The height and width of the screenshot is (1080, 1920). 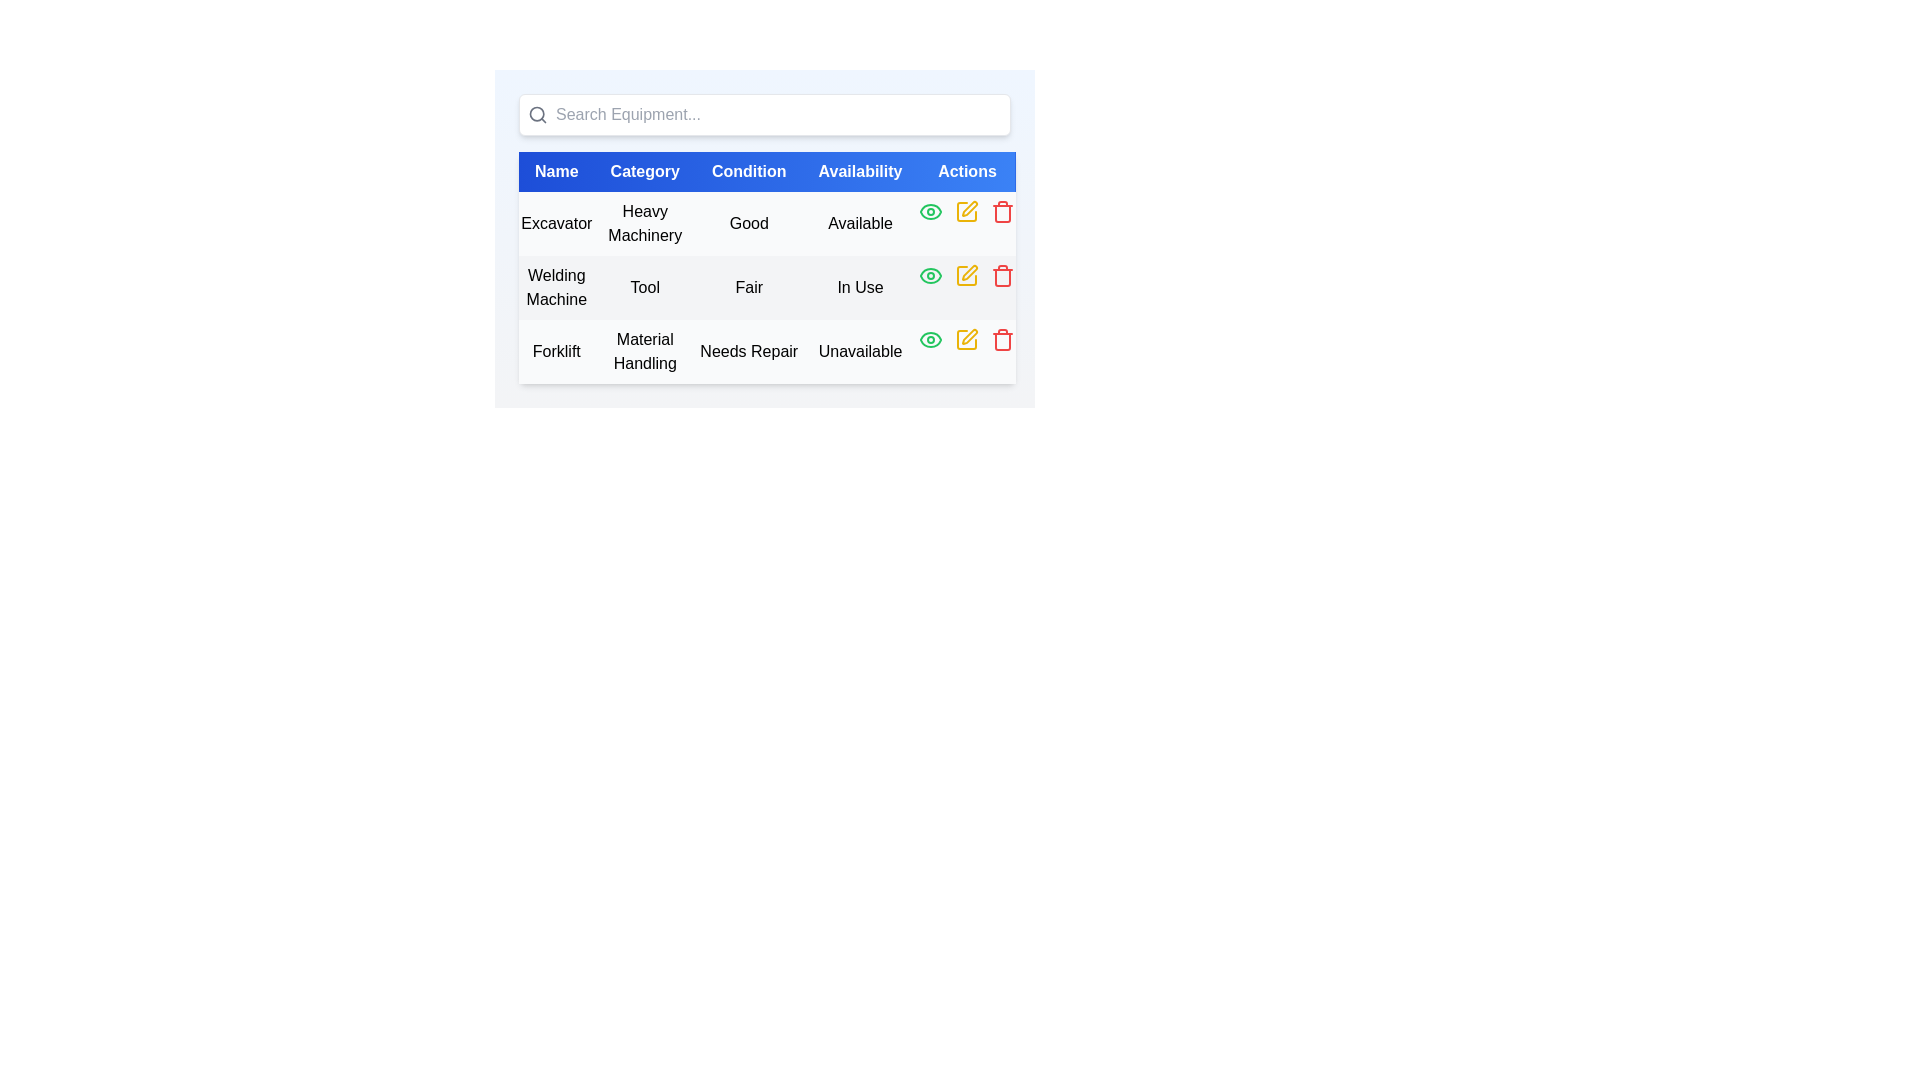 I want to click on the 'Availability' header label, which is a blue button with white text, located as the fourth column in the header row of the table, to interact with the column, so click(x=860, y=171).